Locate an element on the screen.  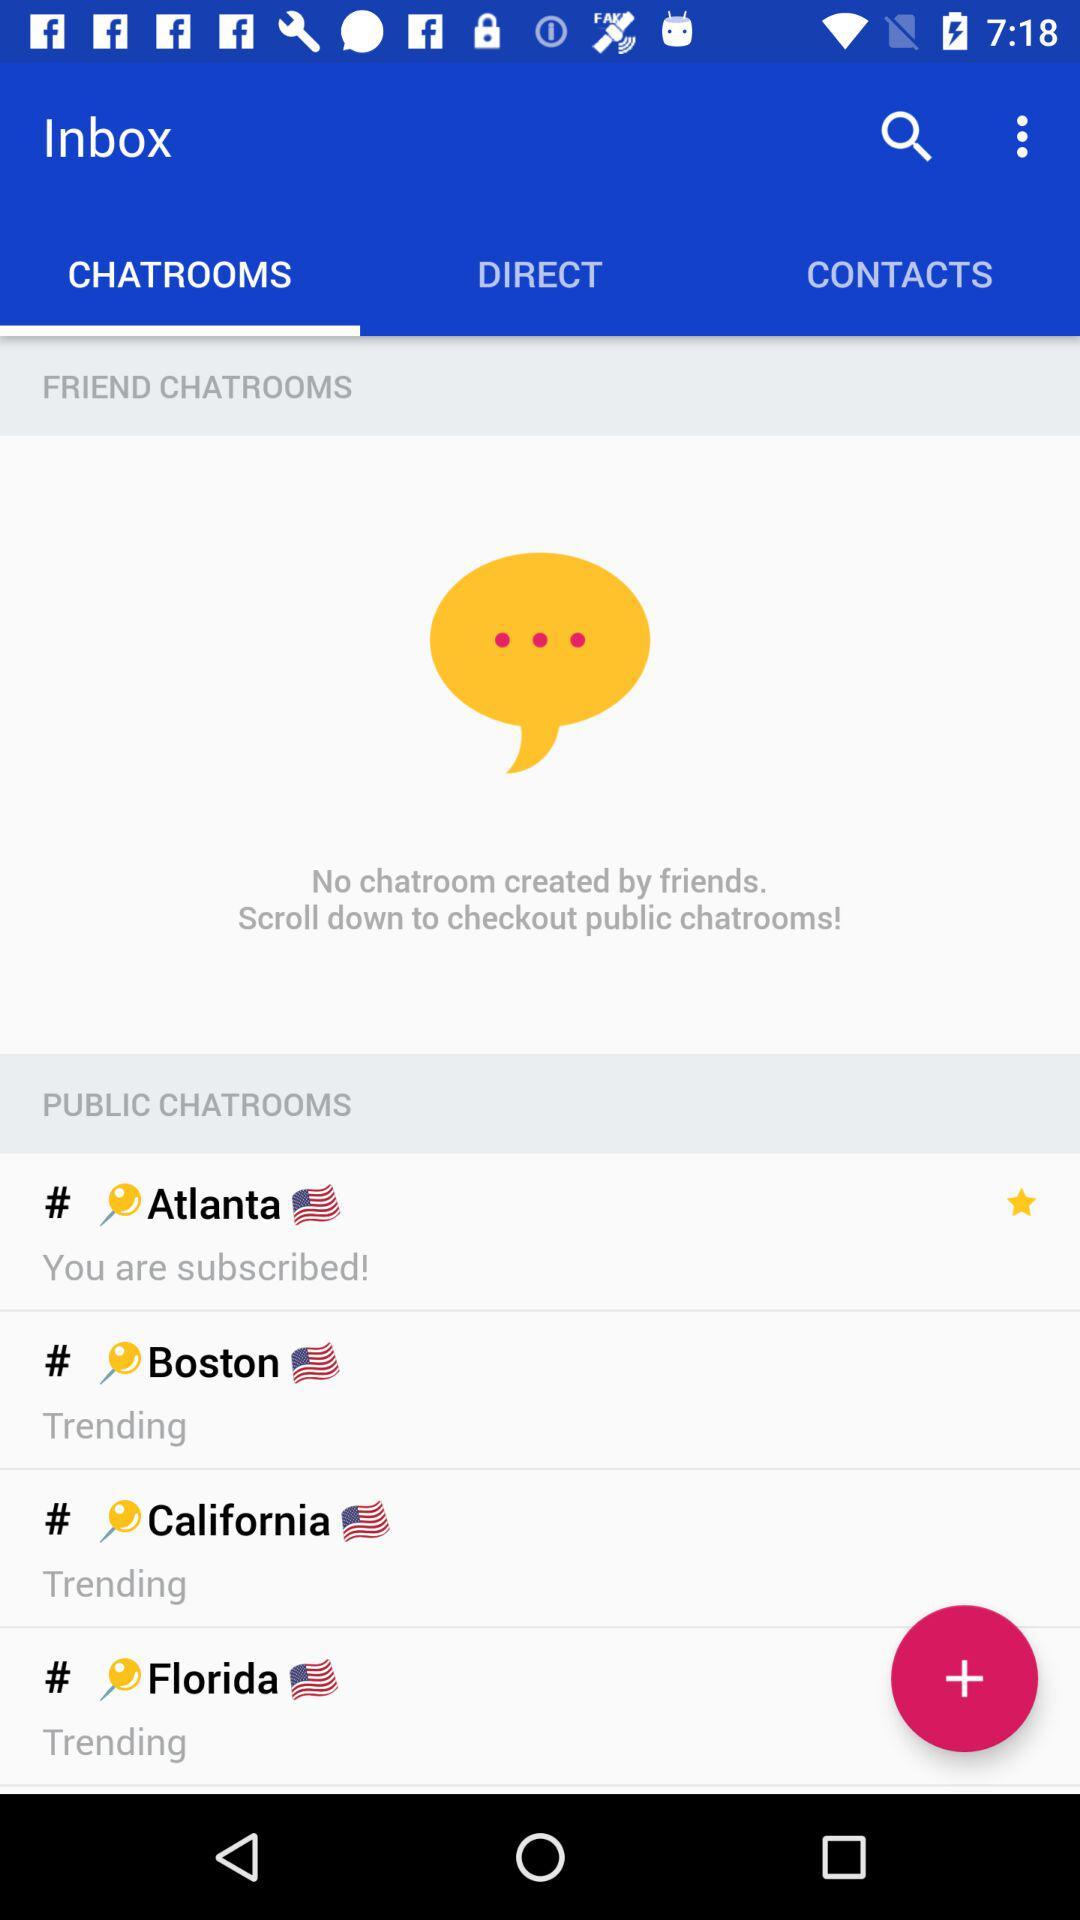
the icon at the bottom right corner is located at coordinates (963, 1678).